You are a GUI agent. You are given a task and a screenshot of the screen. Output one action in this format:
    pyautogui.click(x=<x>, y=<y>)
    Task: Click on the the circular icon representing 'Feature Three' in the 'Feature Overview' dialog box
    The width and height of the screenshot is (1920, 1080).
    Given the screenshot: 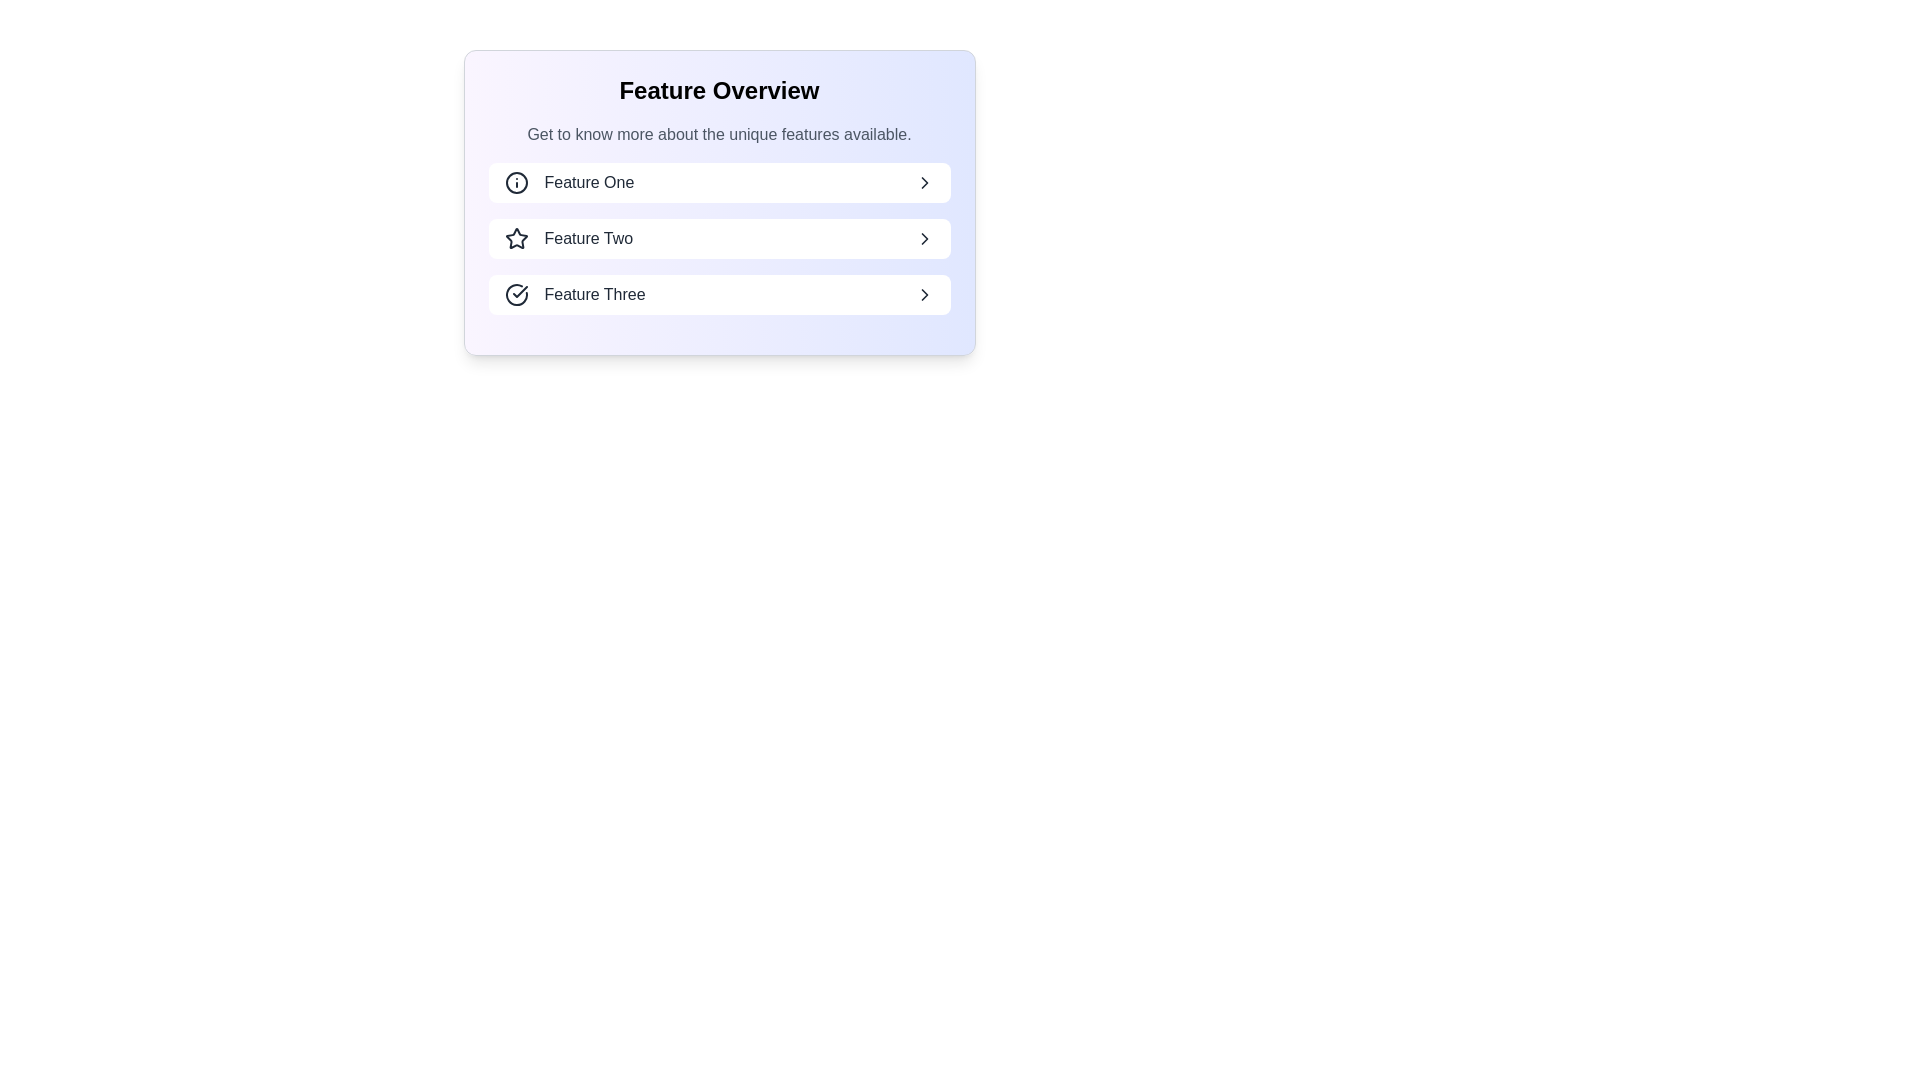 What is the action you would take?
    pyautogui.click(x=516, y=294)
    